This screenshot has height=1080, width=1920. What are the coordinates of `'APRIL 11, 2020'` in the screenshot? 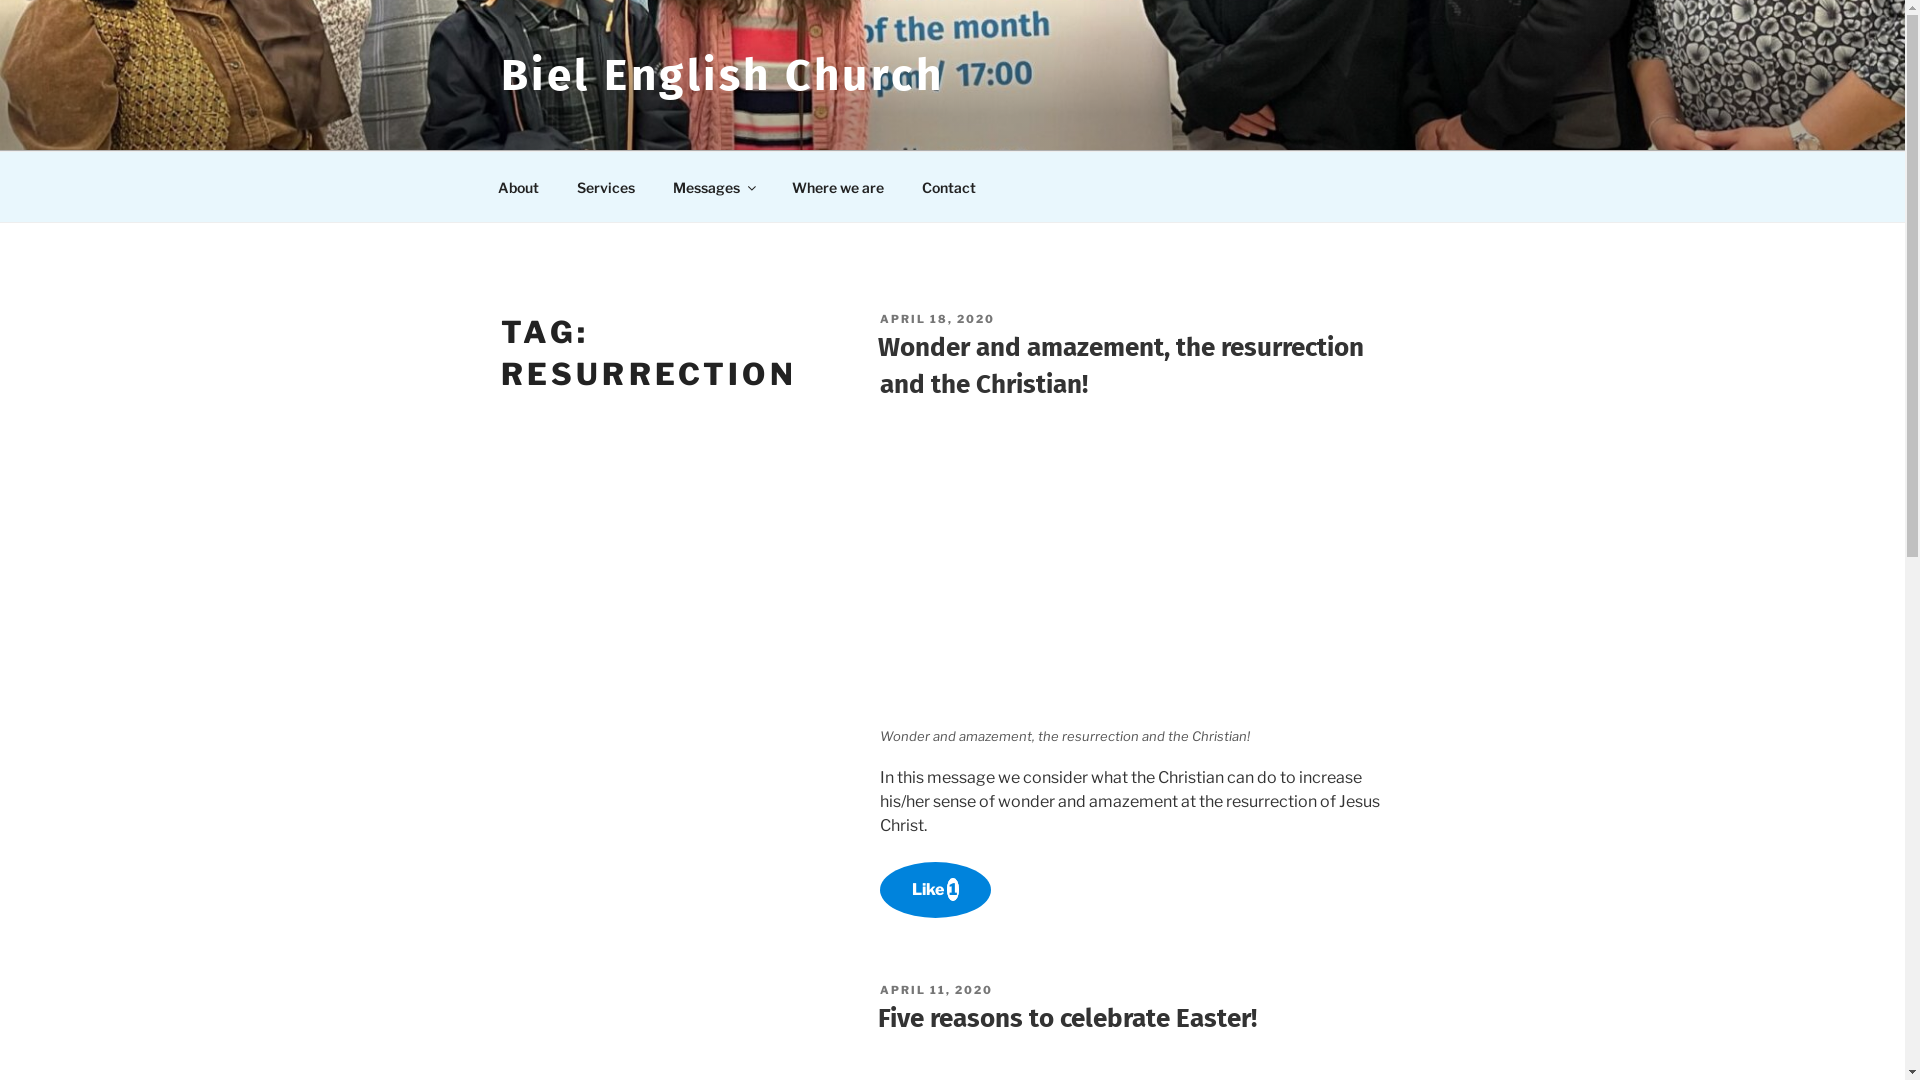 It's located at (935, 990).